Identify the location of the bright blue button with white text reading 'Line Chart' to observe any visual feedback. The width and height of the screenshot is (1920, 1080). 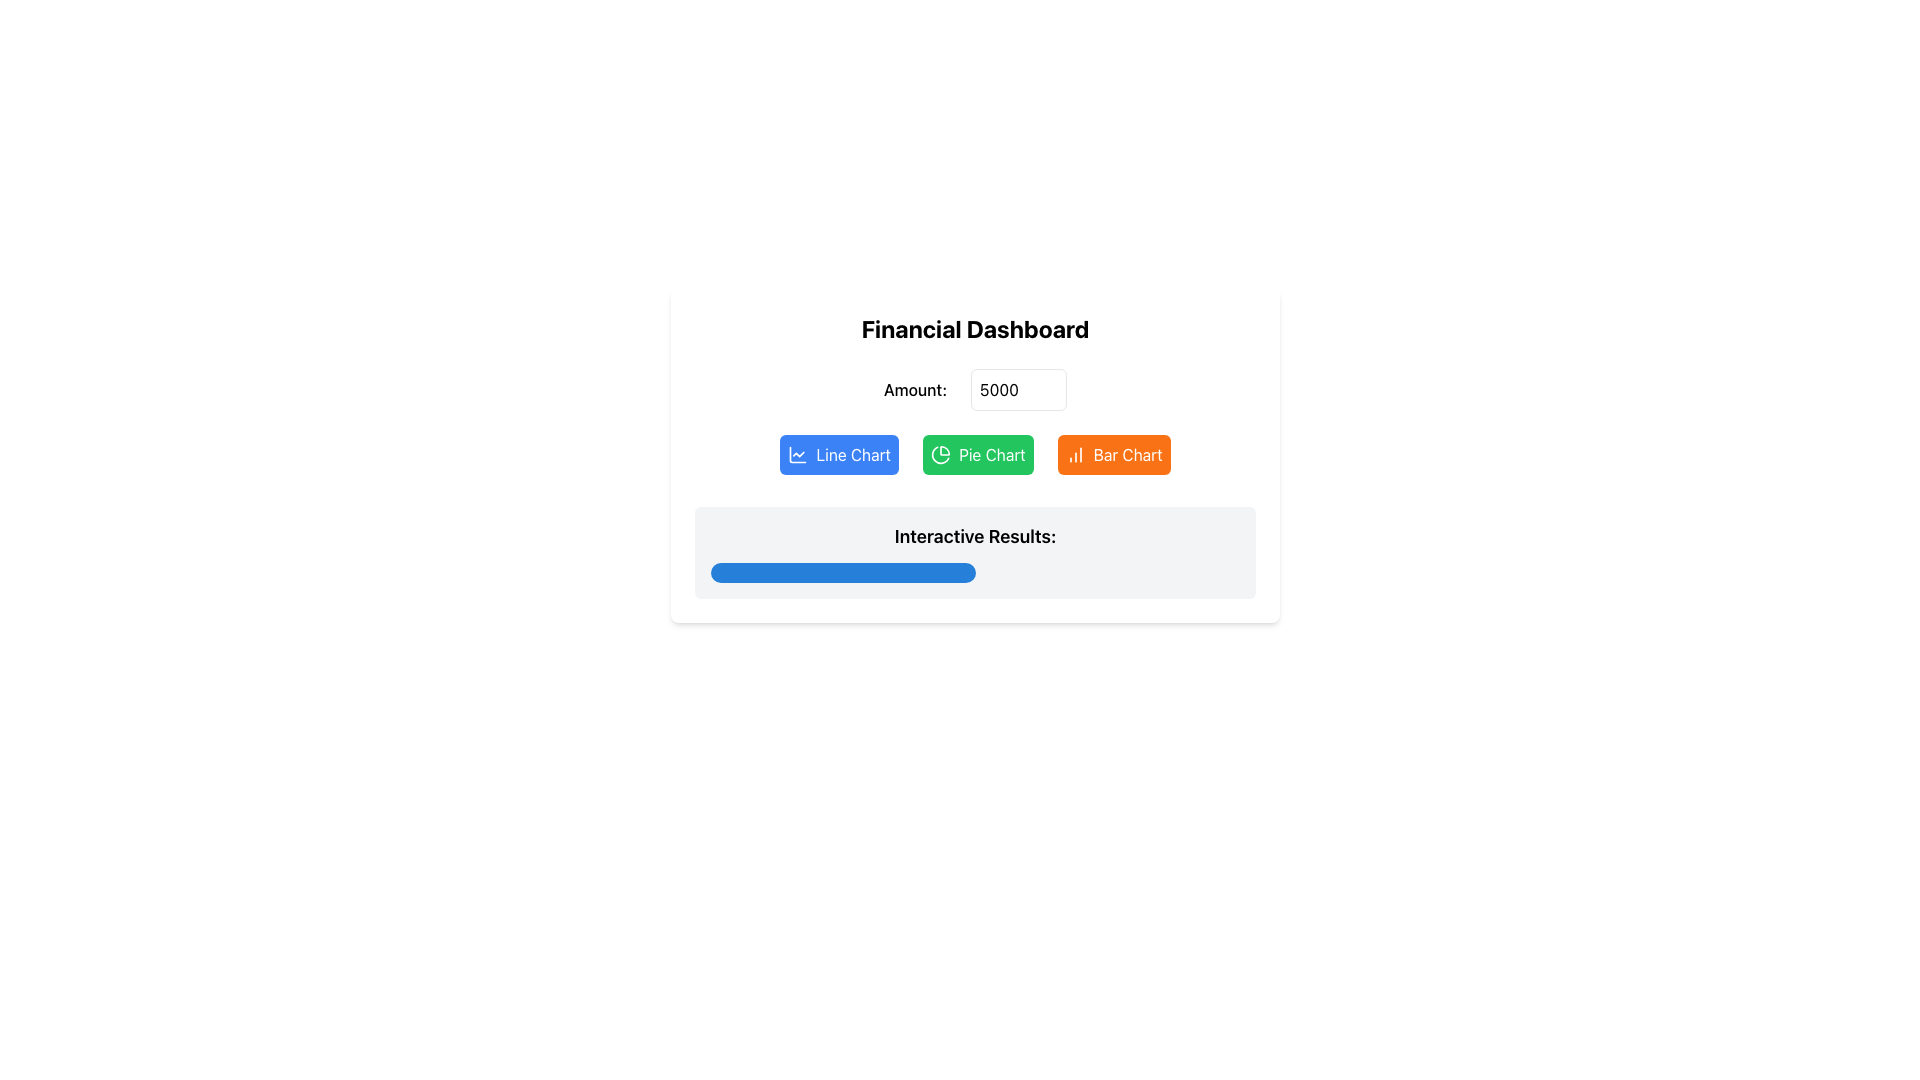
(839, 455).